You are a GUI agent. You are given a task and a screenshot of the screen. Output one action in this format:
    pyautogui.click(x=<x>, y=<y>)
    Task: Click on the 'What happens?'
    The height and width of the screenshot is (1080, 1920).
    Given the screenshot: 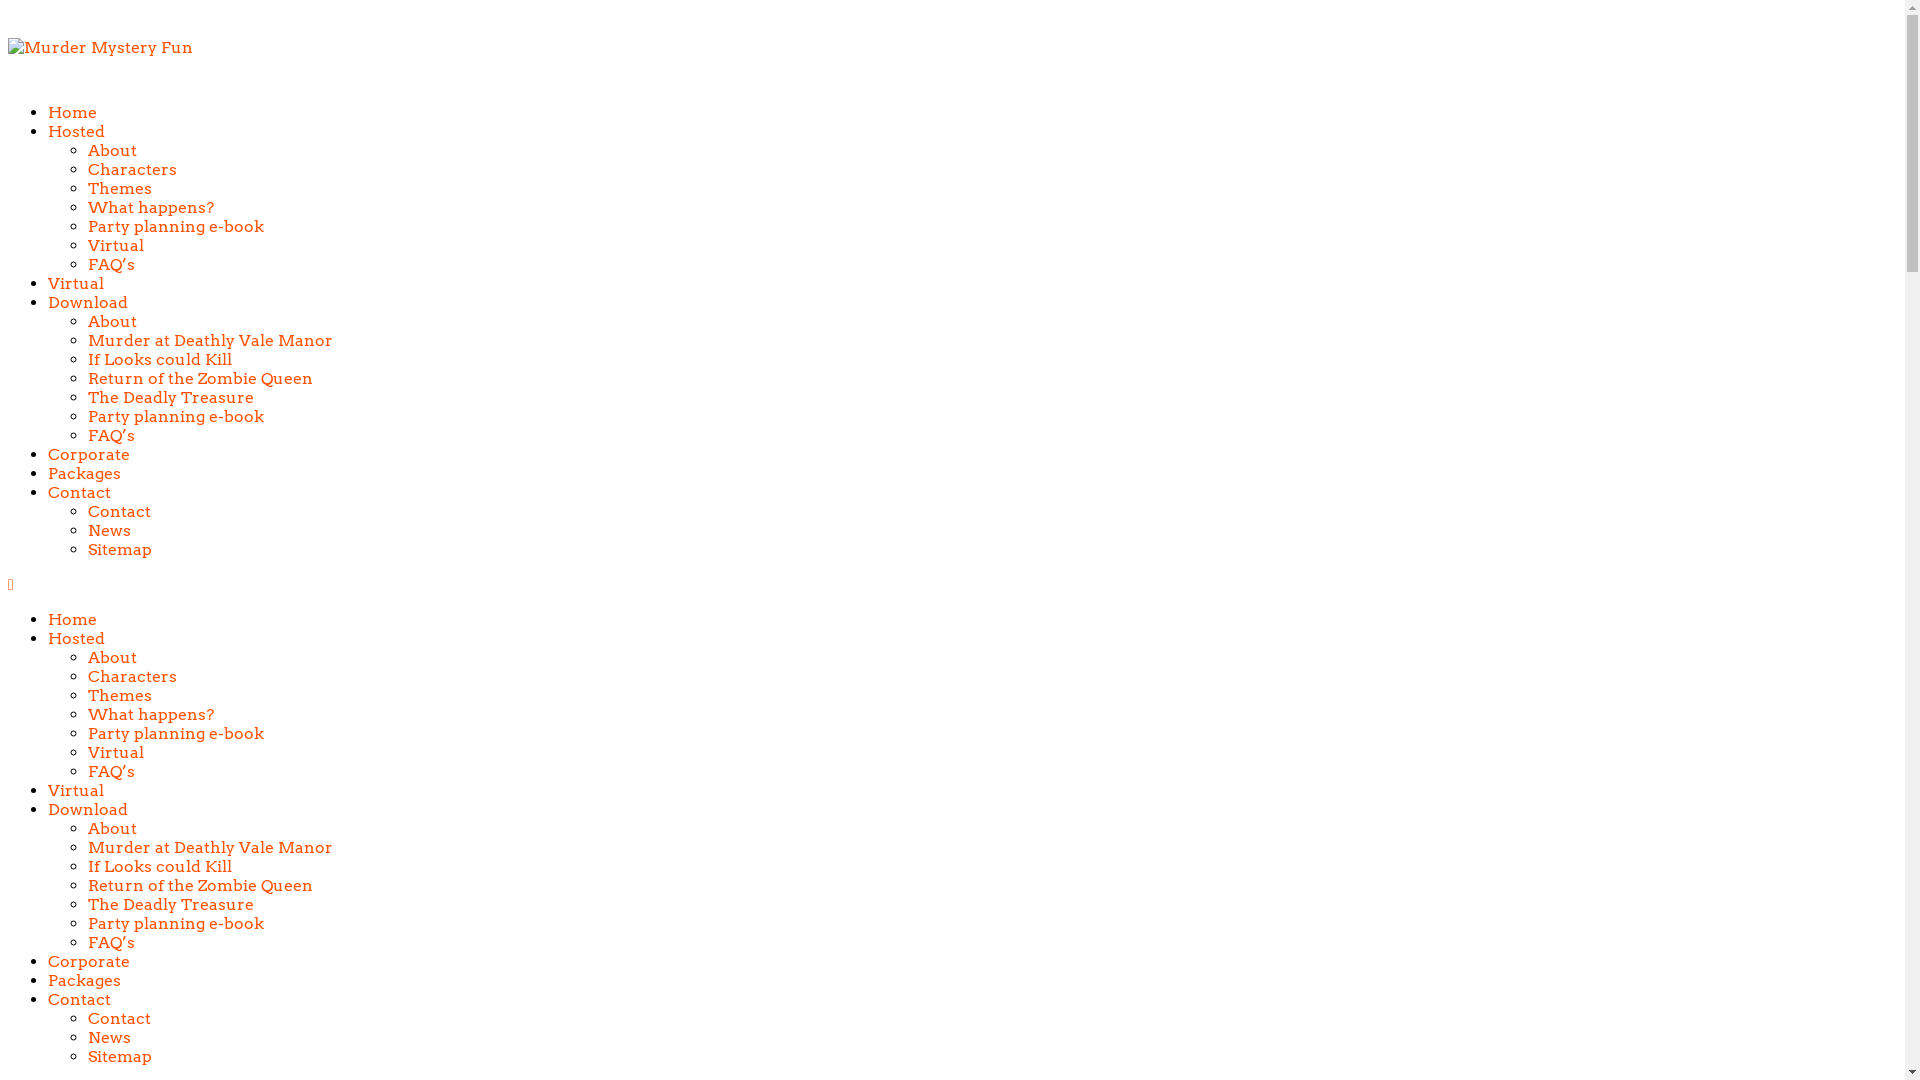 What is the action you would take?
    pyautogui.click(x=149, y=207)
    